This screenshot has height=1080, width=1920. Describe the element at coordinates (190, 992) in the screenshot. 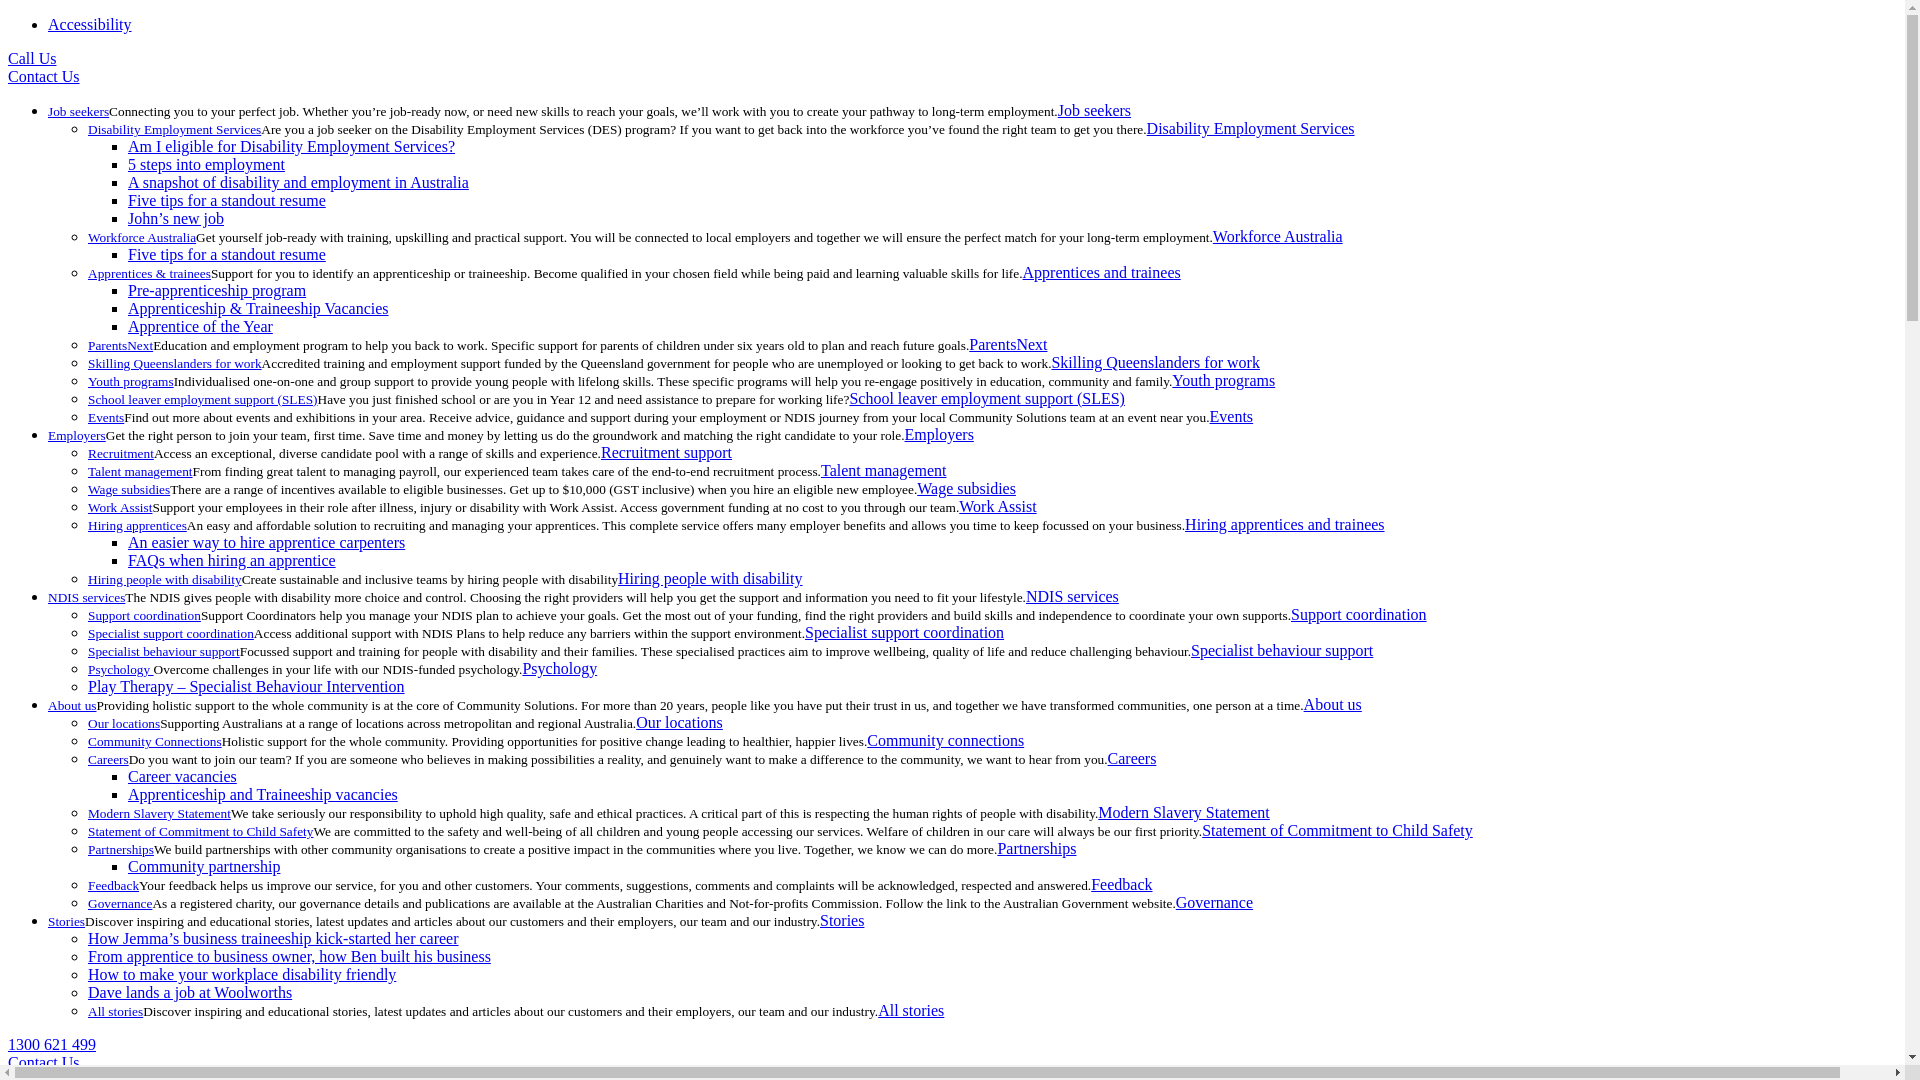

I see `'Dave lands a job at Woolworths'` at that location.